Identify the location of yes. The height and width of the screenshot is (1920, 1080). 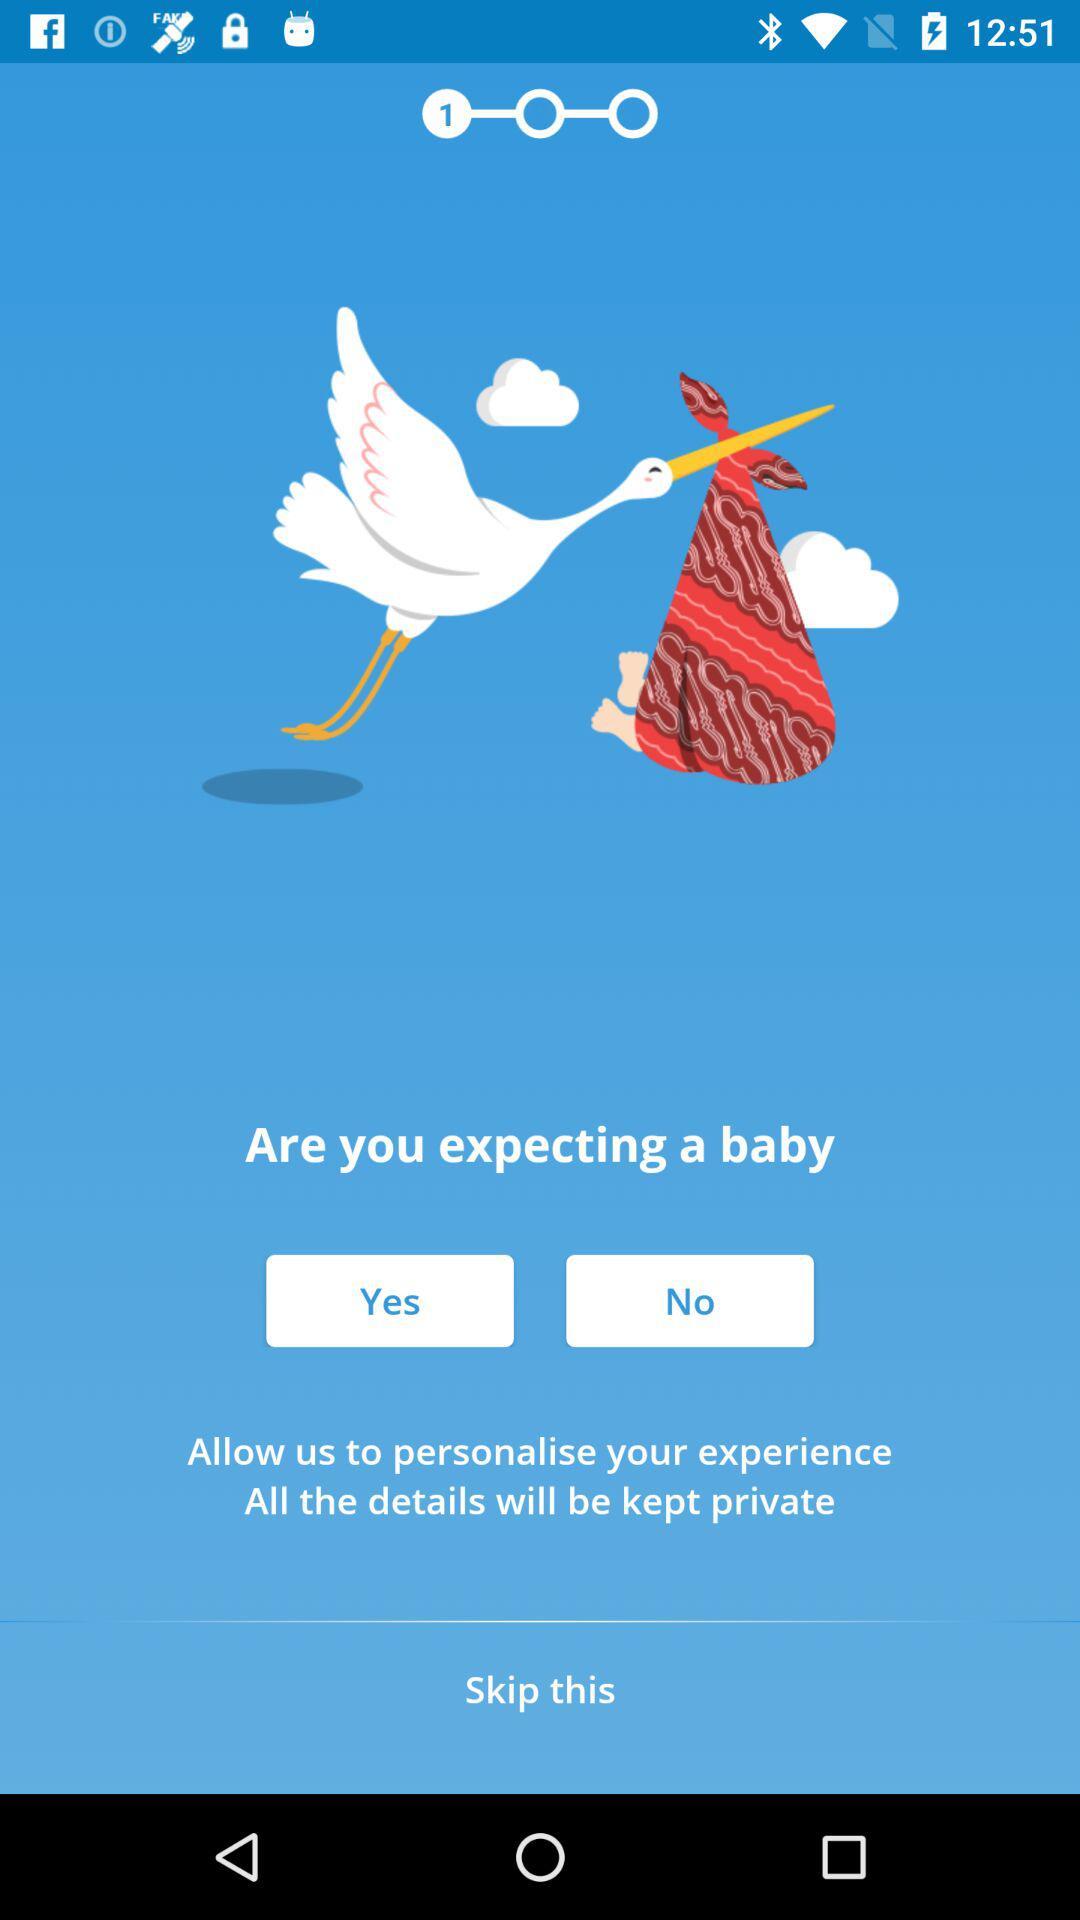
(389, 1300).